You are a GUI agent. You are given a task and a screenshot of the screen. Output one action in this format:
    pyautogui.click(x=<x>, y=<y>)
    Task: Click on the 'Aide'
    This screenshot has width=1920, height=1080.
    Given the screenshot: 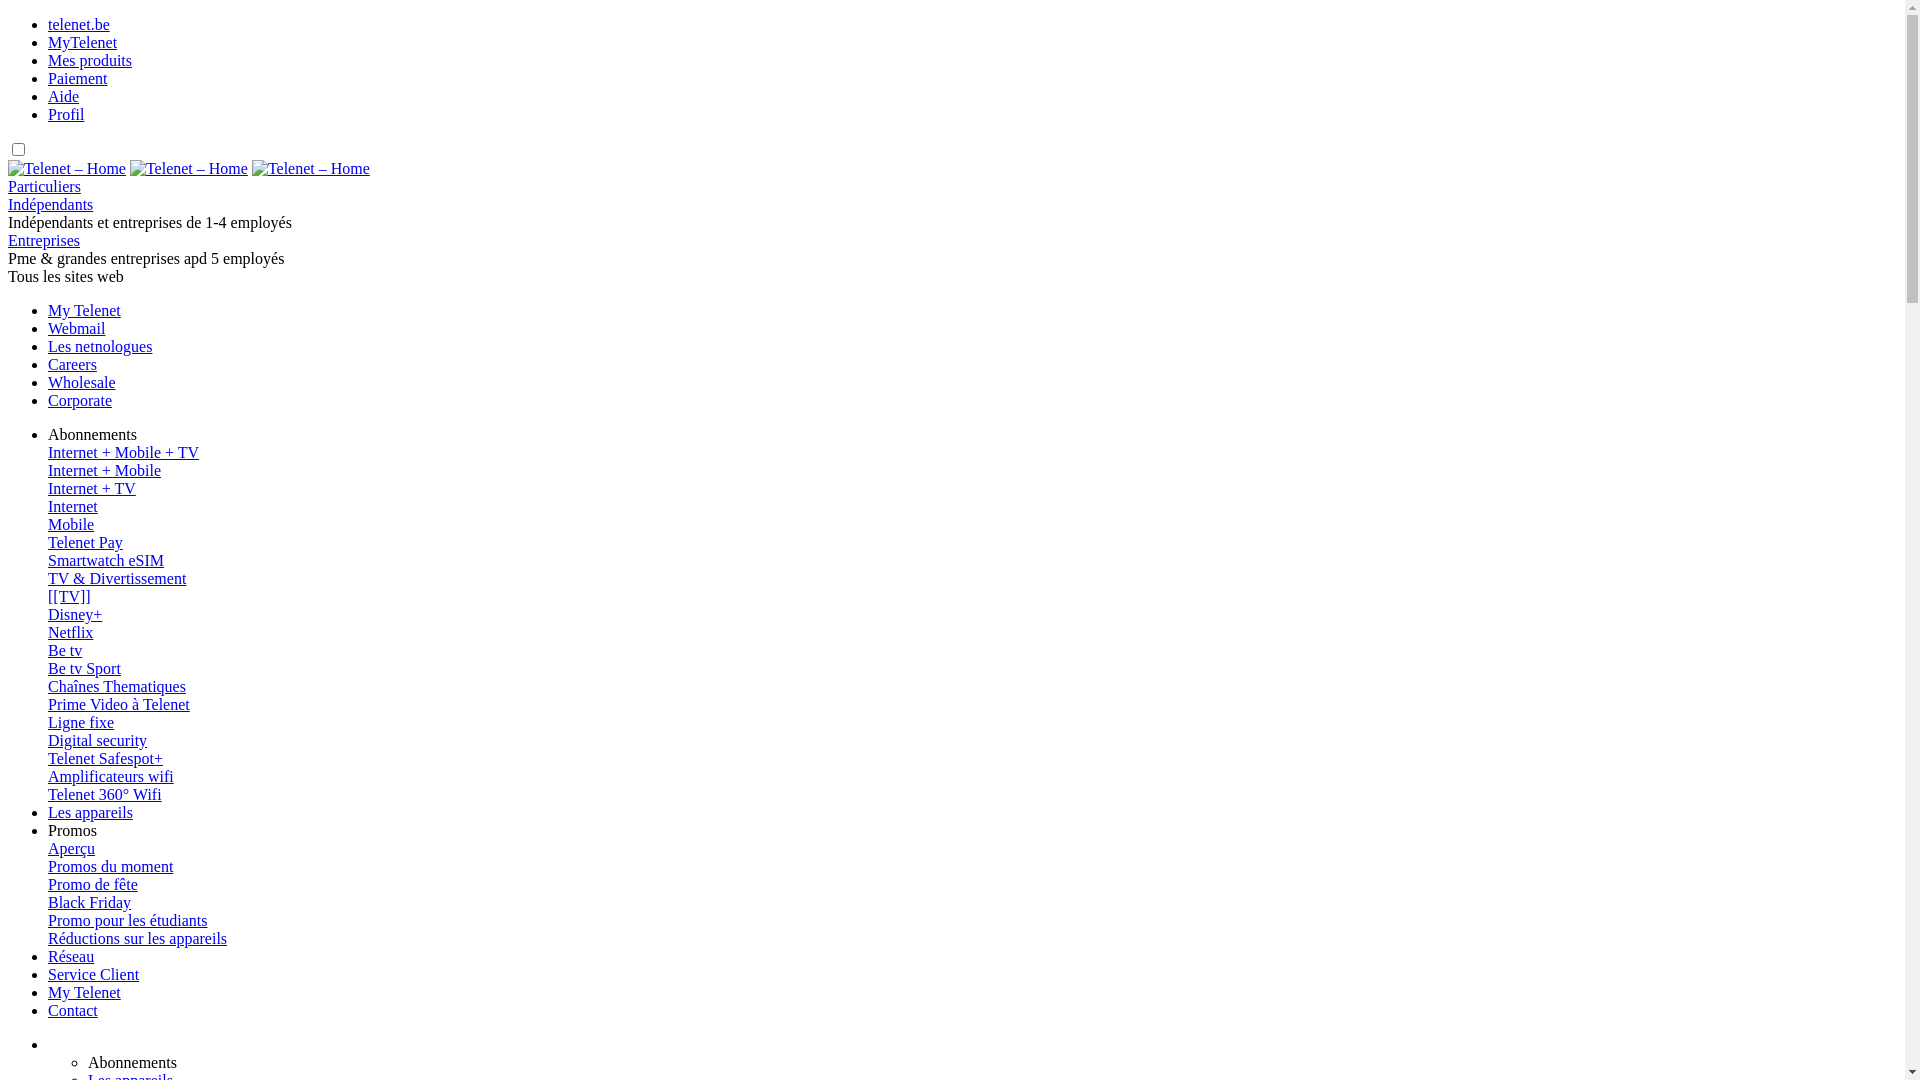 What is the action you would take?
    pyautogui.click(x=63, y=96)
    